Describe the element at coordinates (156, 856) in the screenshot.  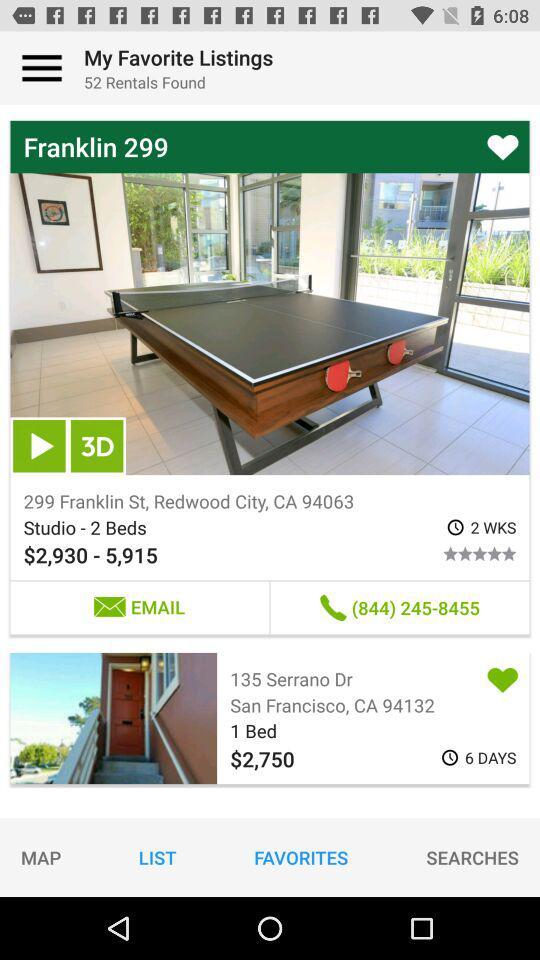
I see `item next to the map` at that location.